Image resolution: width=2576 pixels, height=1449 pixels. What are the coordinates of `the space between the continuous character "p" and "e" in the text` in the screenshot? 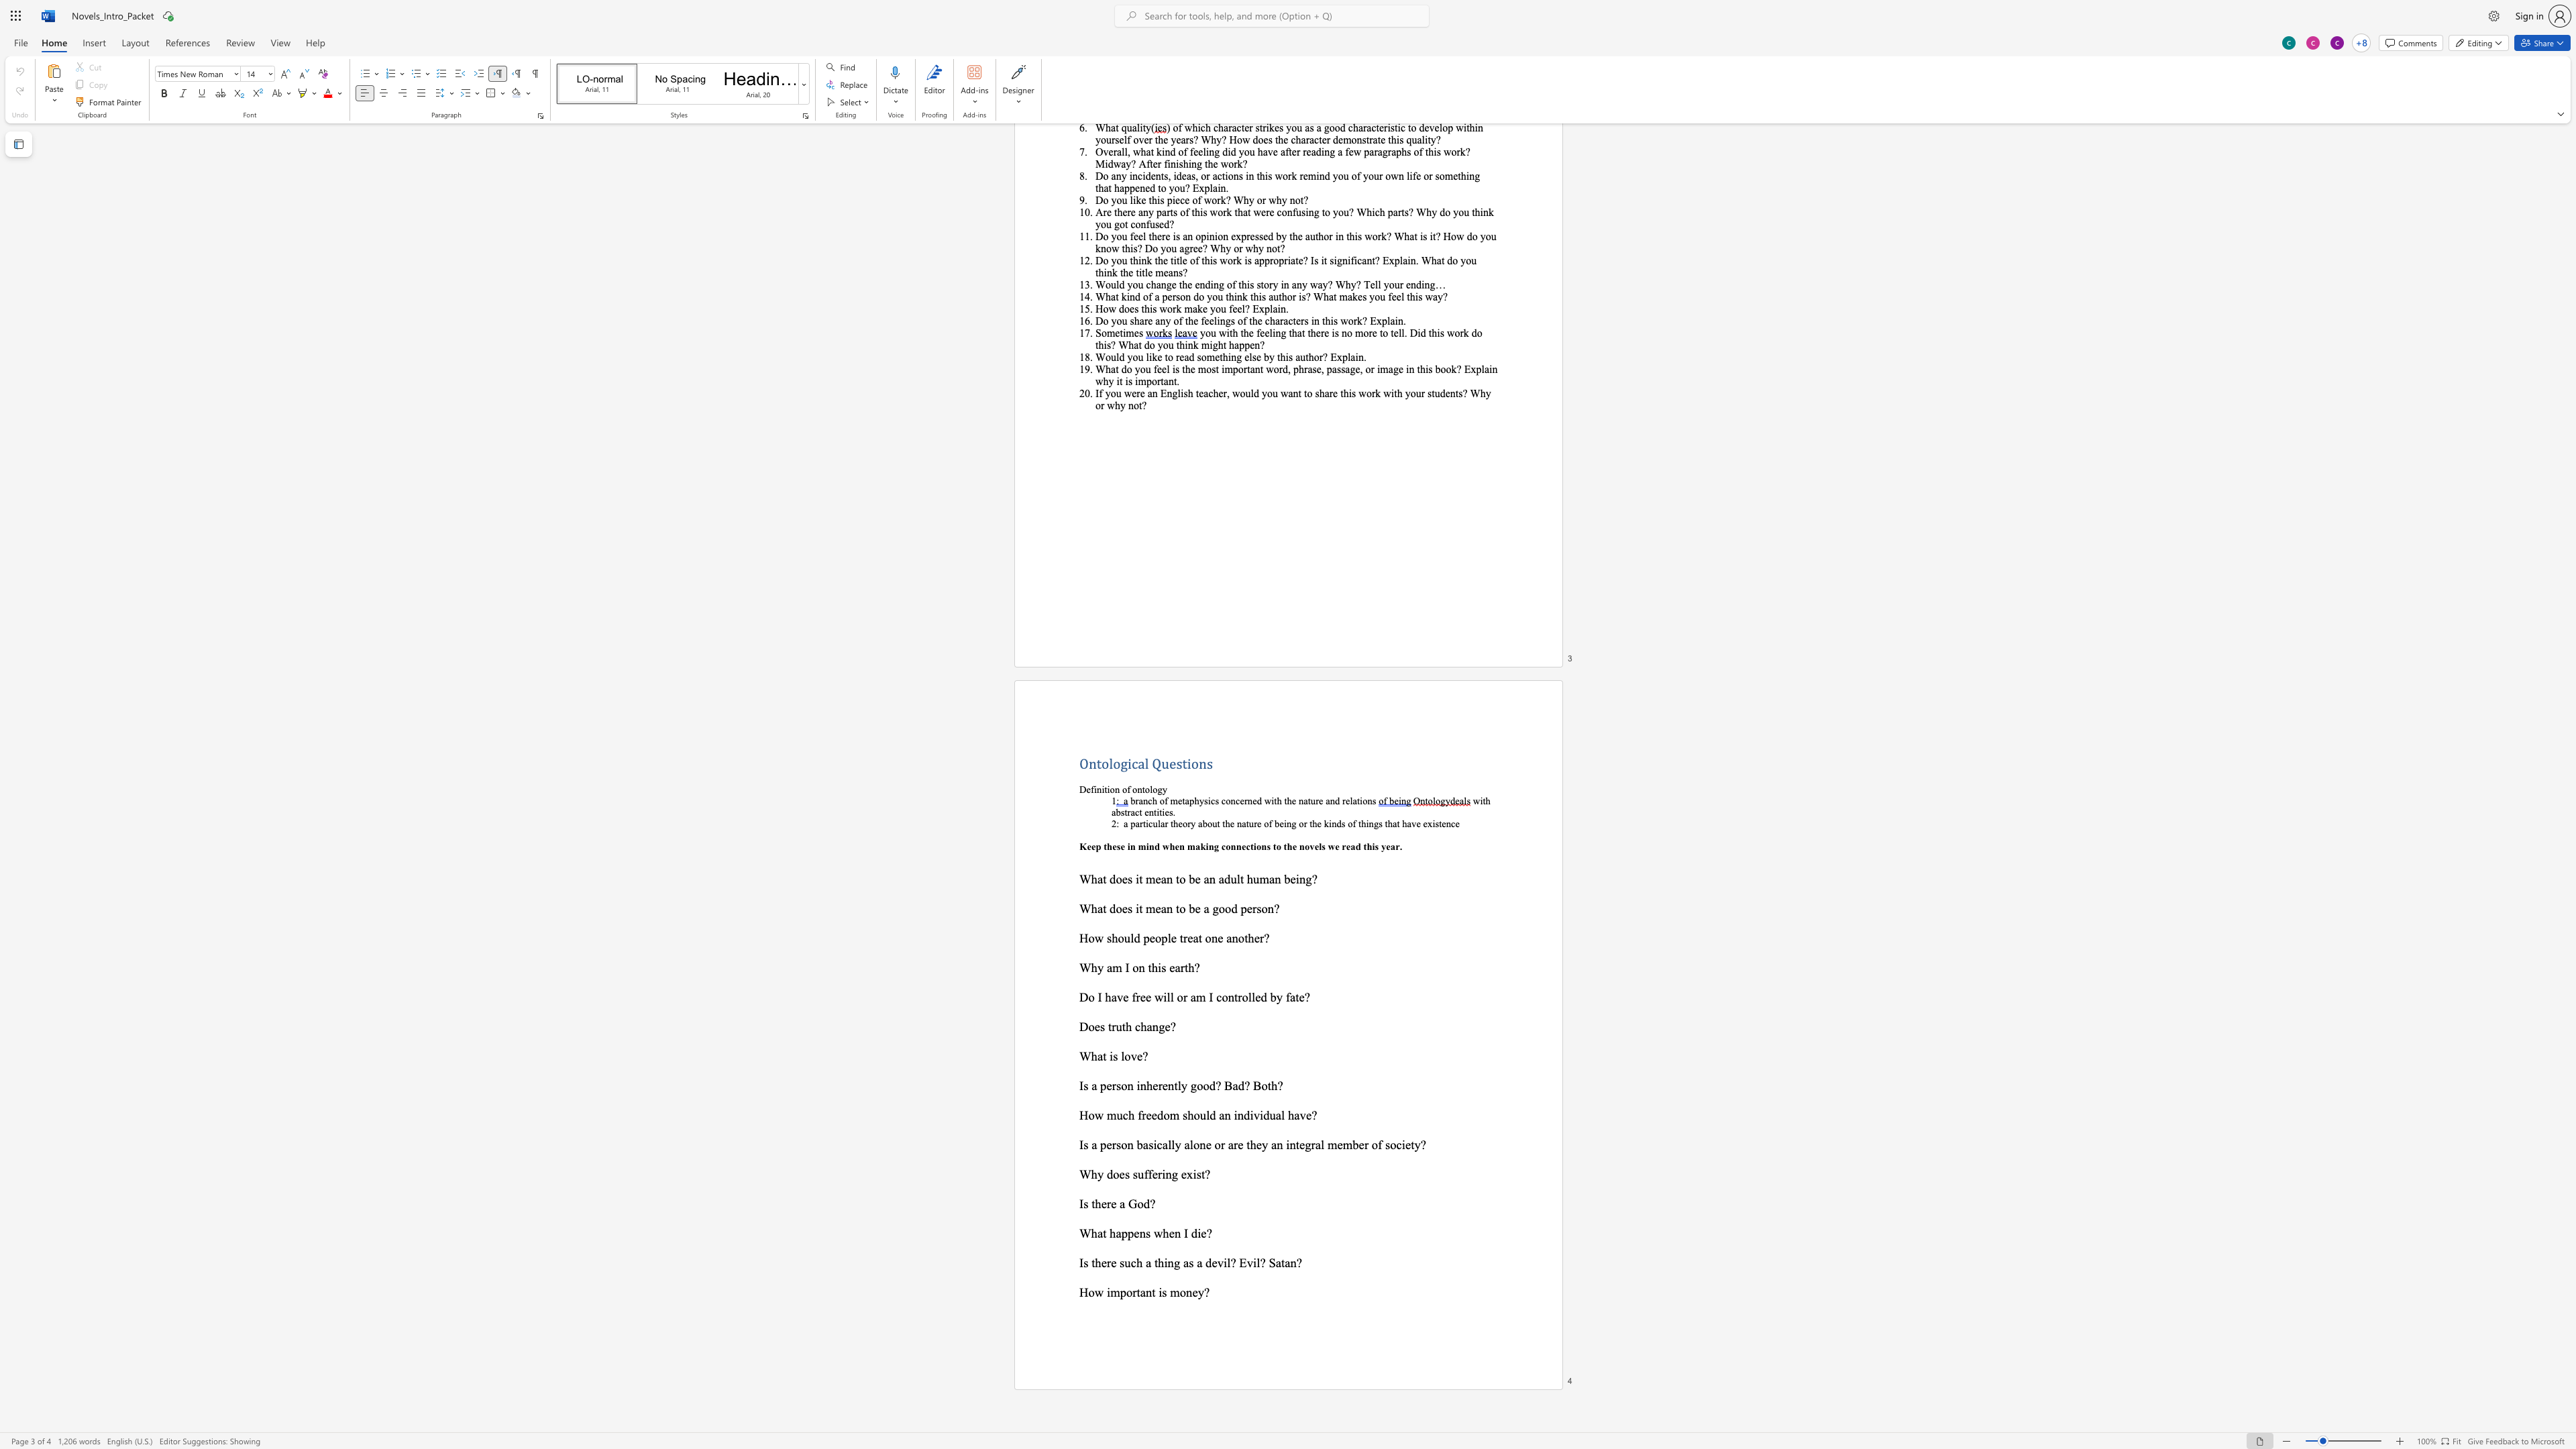 It's located at (1132, 1232).